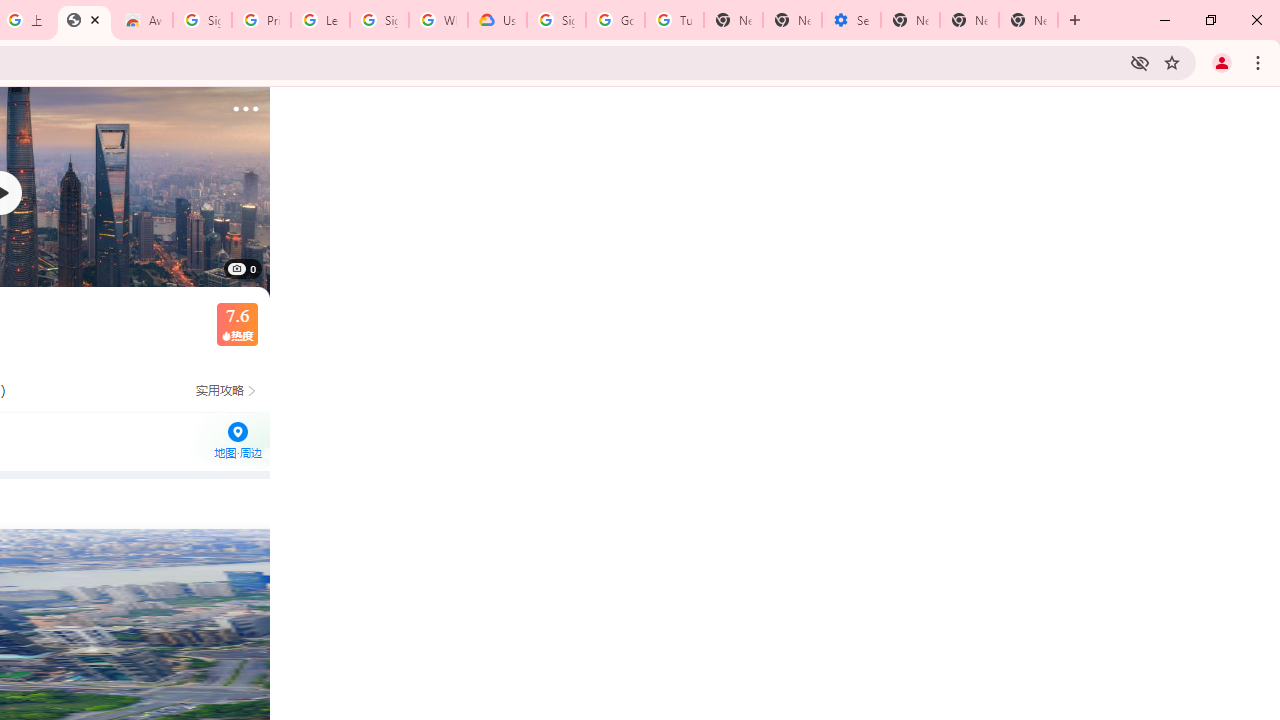 The width and height of the screenshot is (1280, 720). I want to click on 'Sign in - Google Accounts', so click(379, 20).